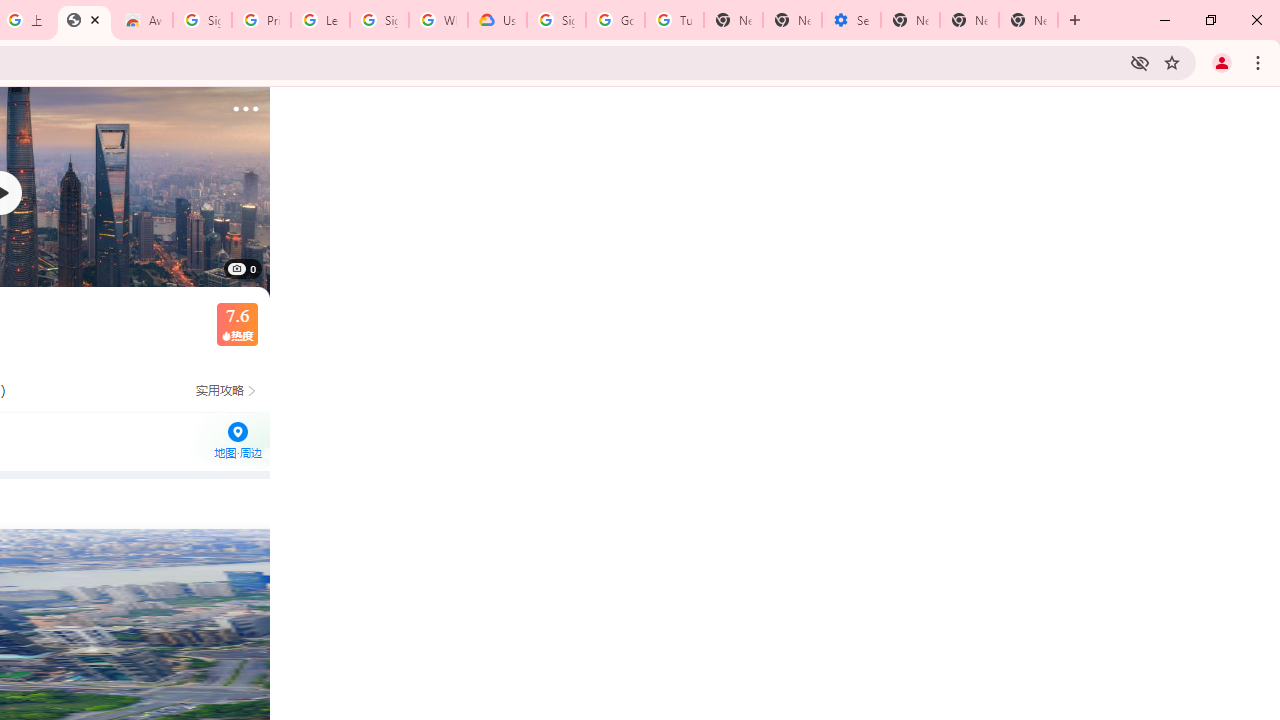 The width and height of the screenshot is (1280, 720). I want to click on 'Sign in - Google Accounts', so click(379, 20).